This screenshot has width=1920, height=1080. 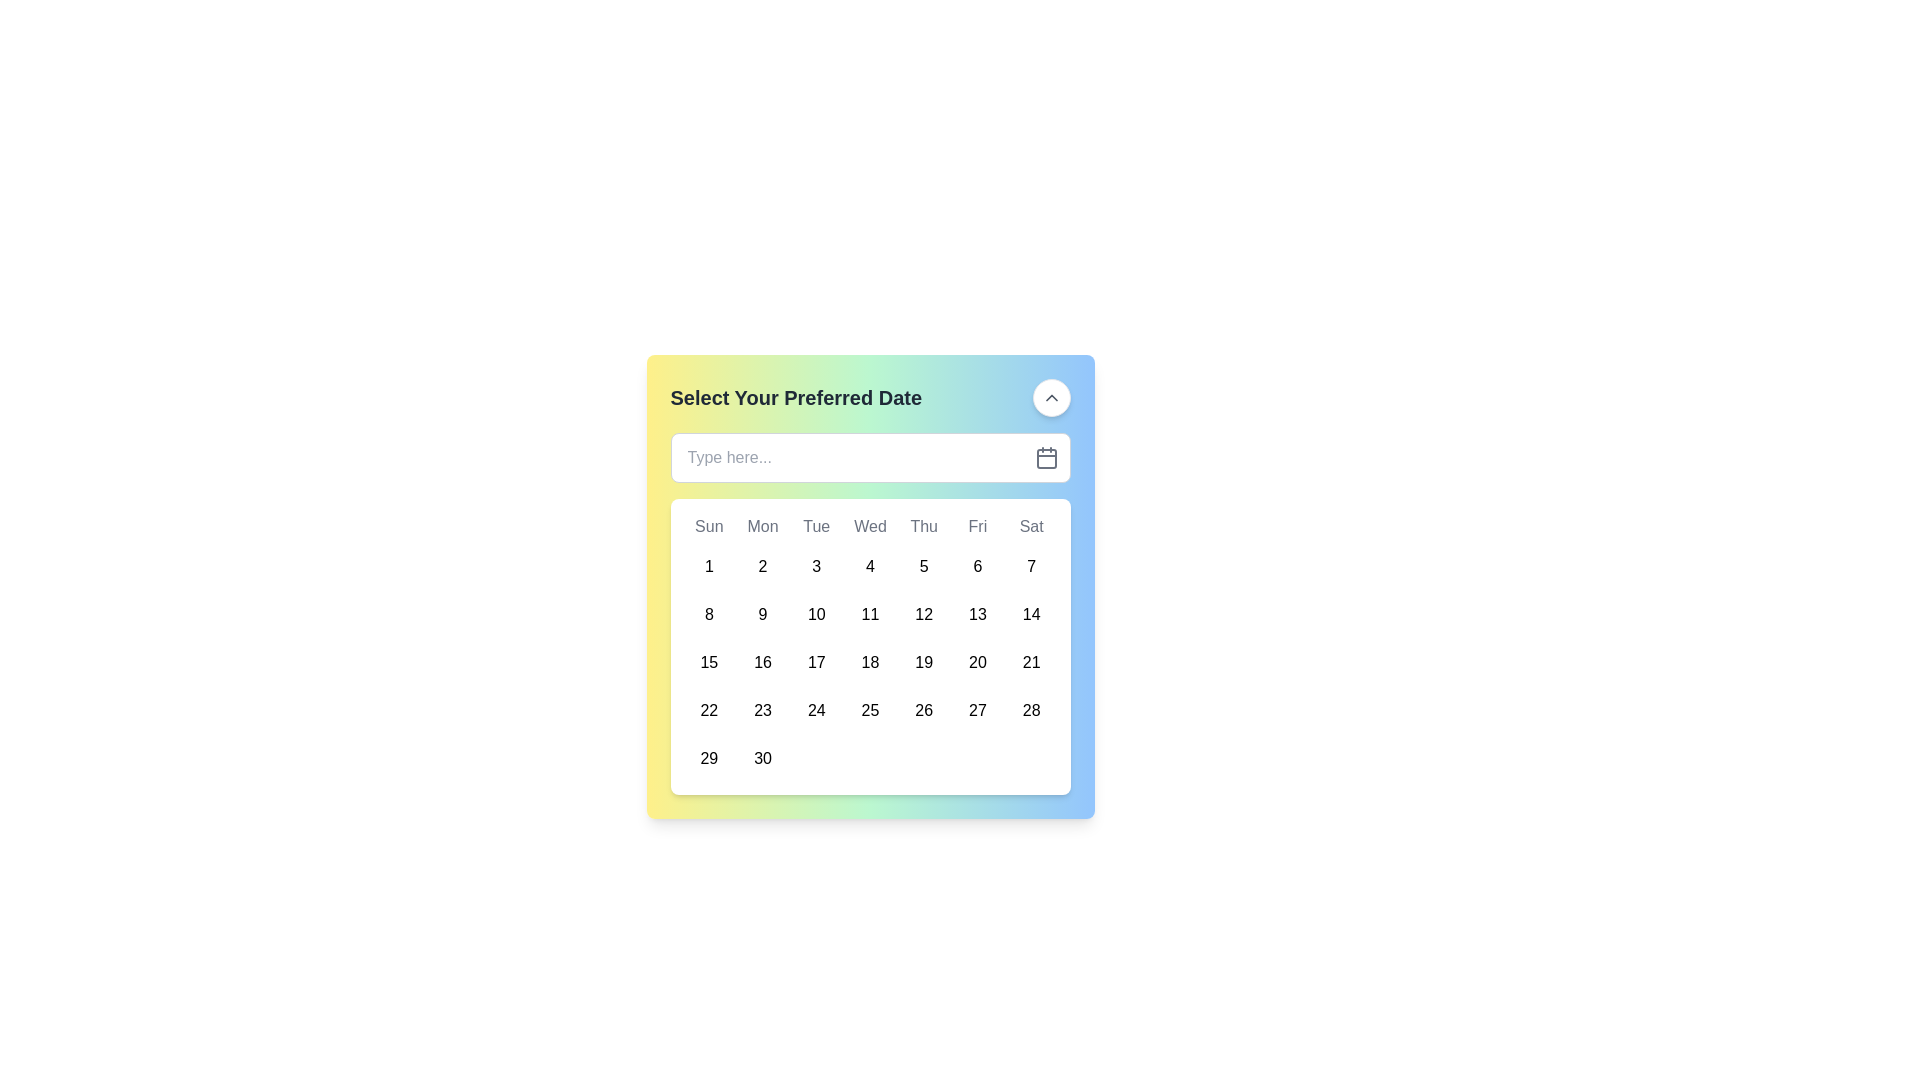 I want to click on the button representing the 11th day of the month in the calendar, so click(x=870, y=613).